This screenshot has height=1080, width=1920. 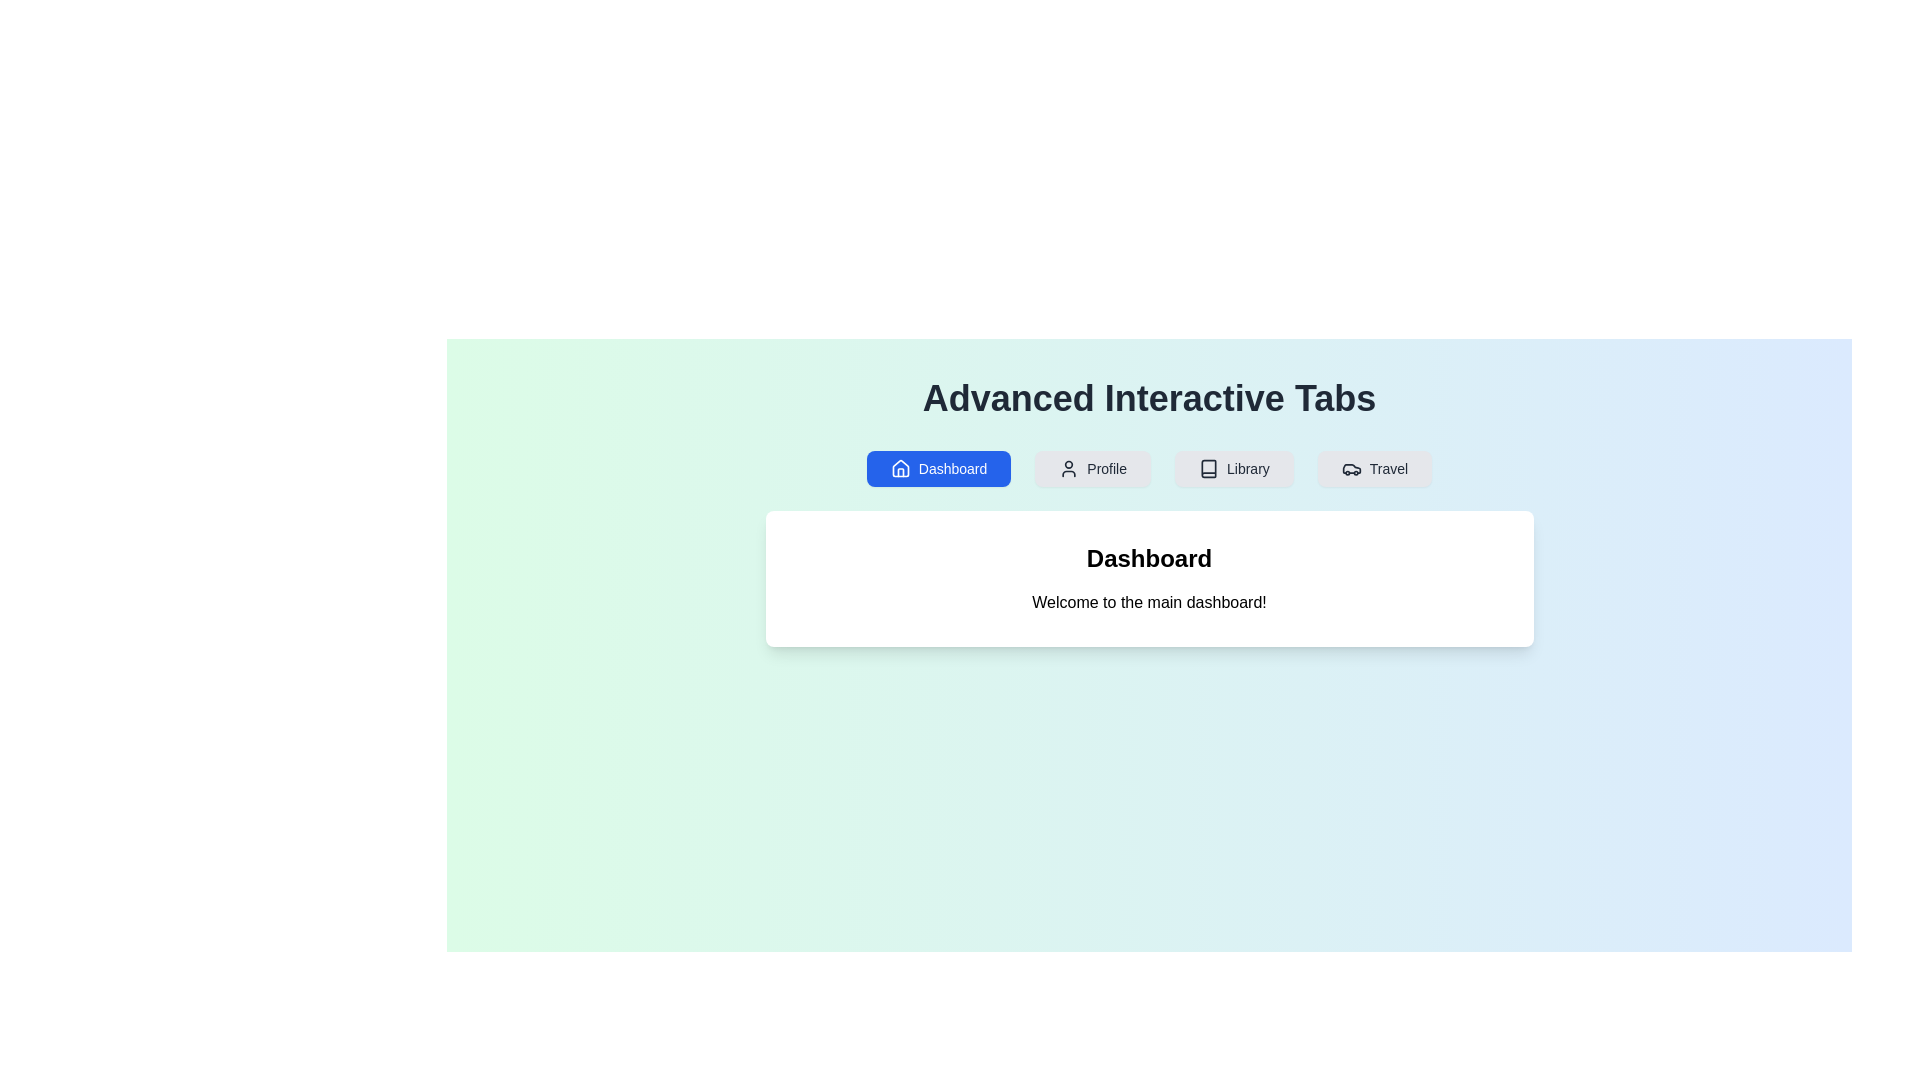 I want to click on the 'Dashboard' text label within the blue button, so click(x=952, y=469).